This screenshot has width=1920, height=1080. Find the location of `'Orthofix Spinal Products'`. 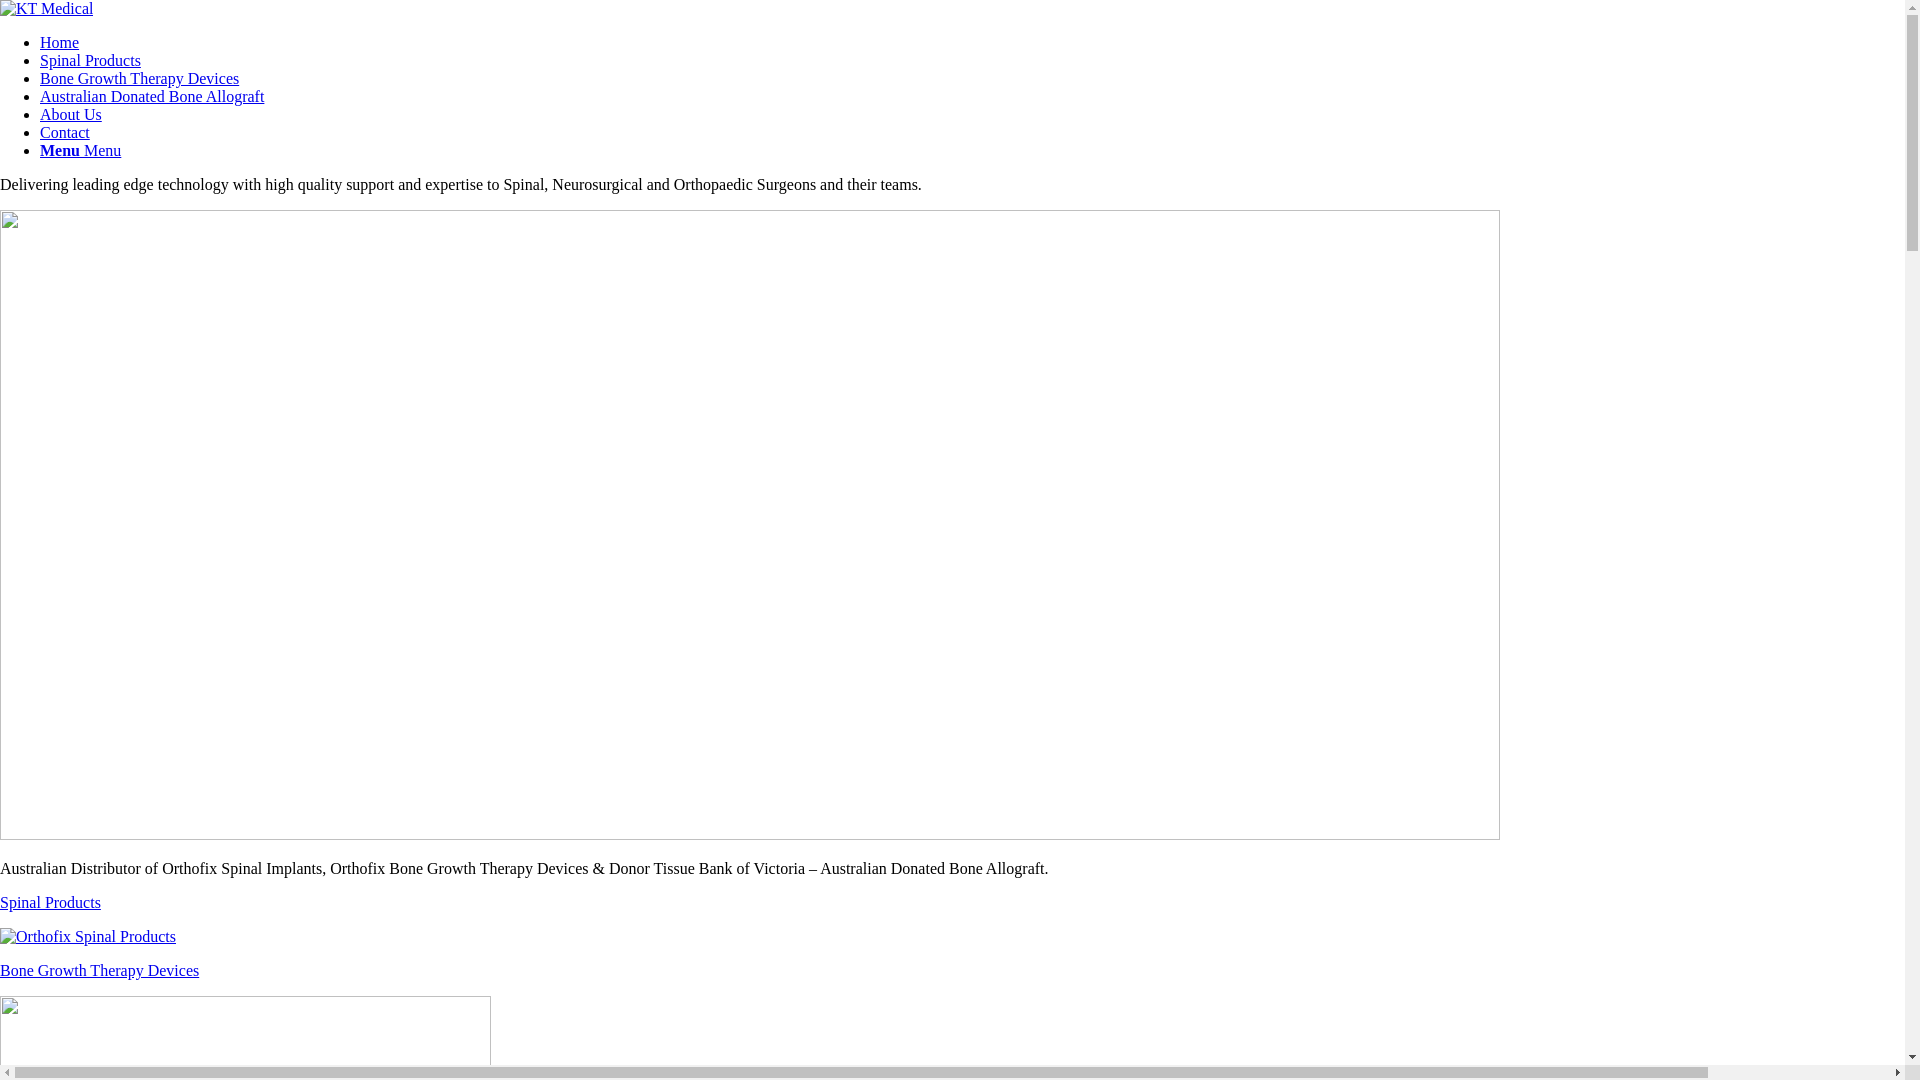

'Orthofix Spinal Products' is located at coordinates (86, 937).